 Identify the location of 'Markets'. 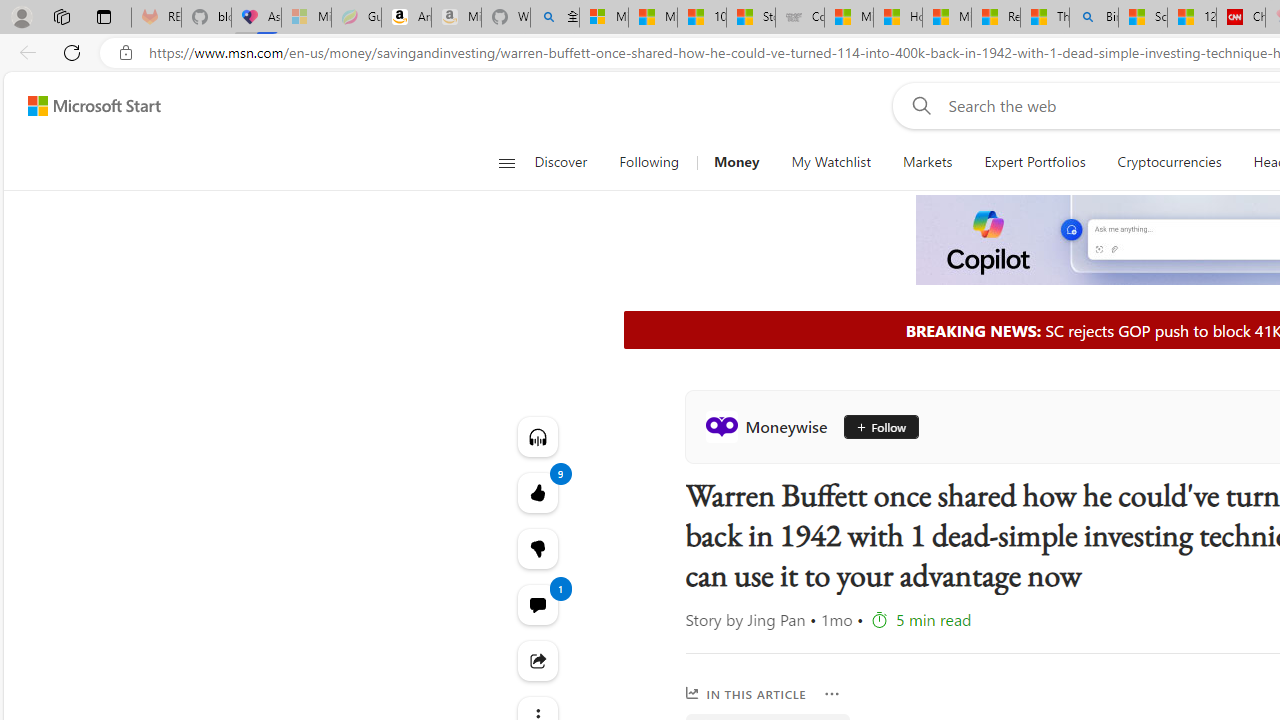
(927, 162).